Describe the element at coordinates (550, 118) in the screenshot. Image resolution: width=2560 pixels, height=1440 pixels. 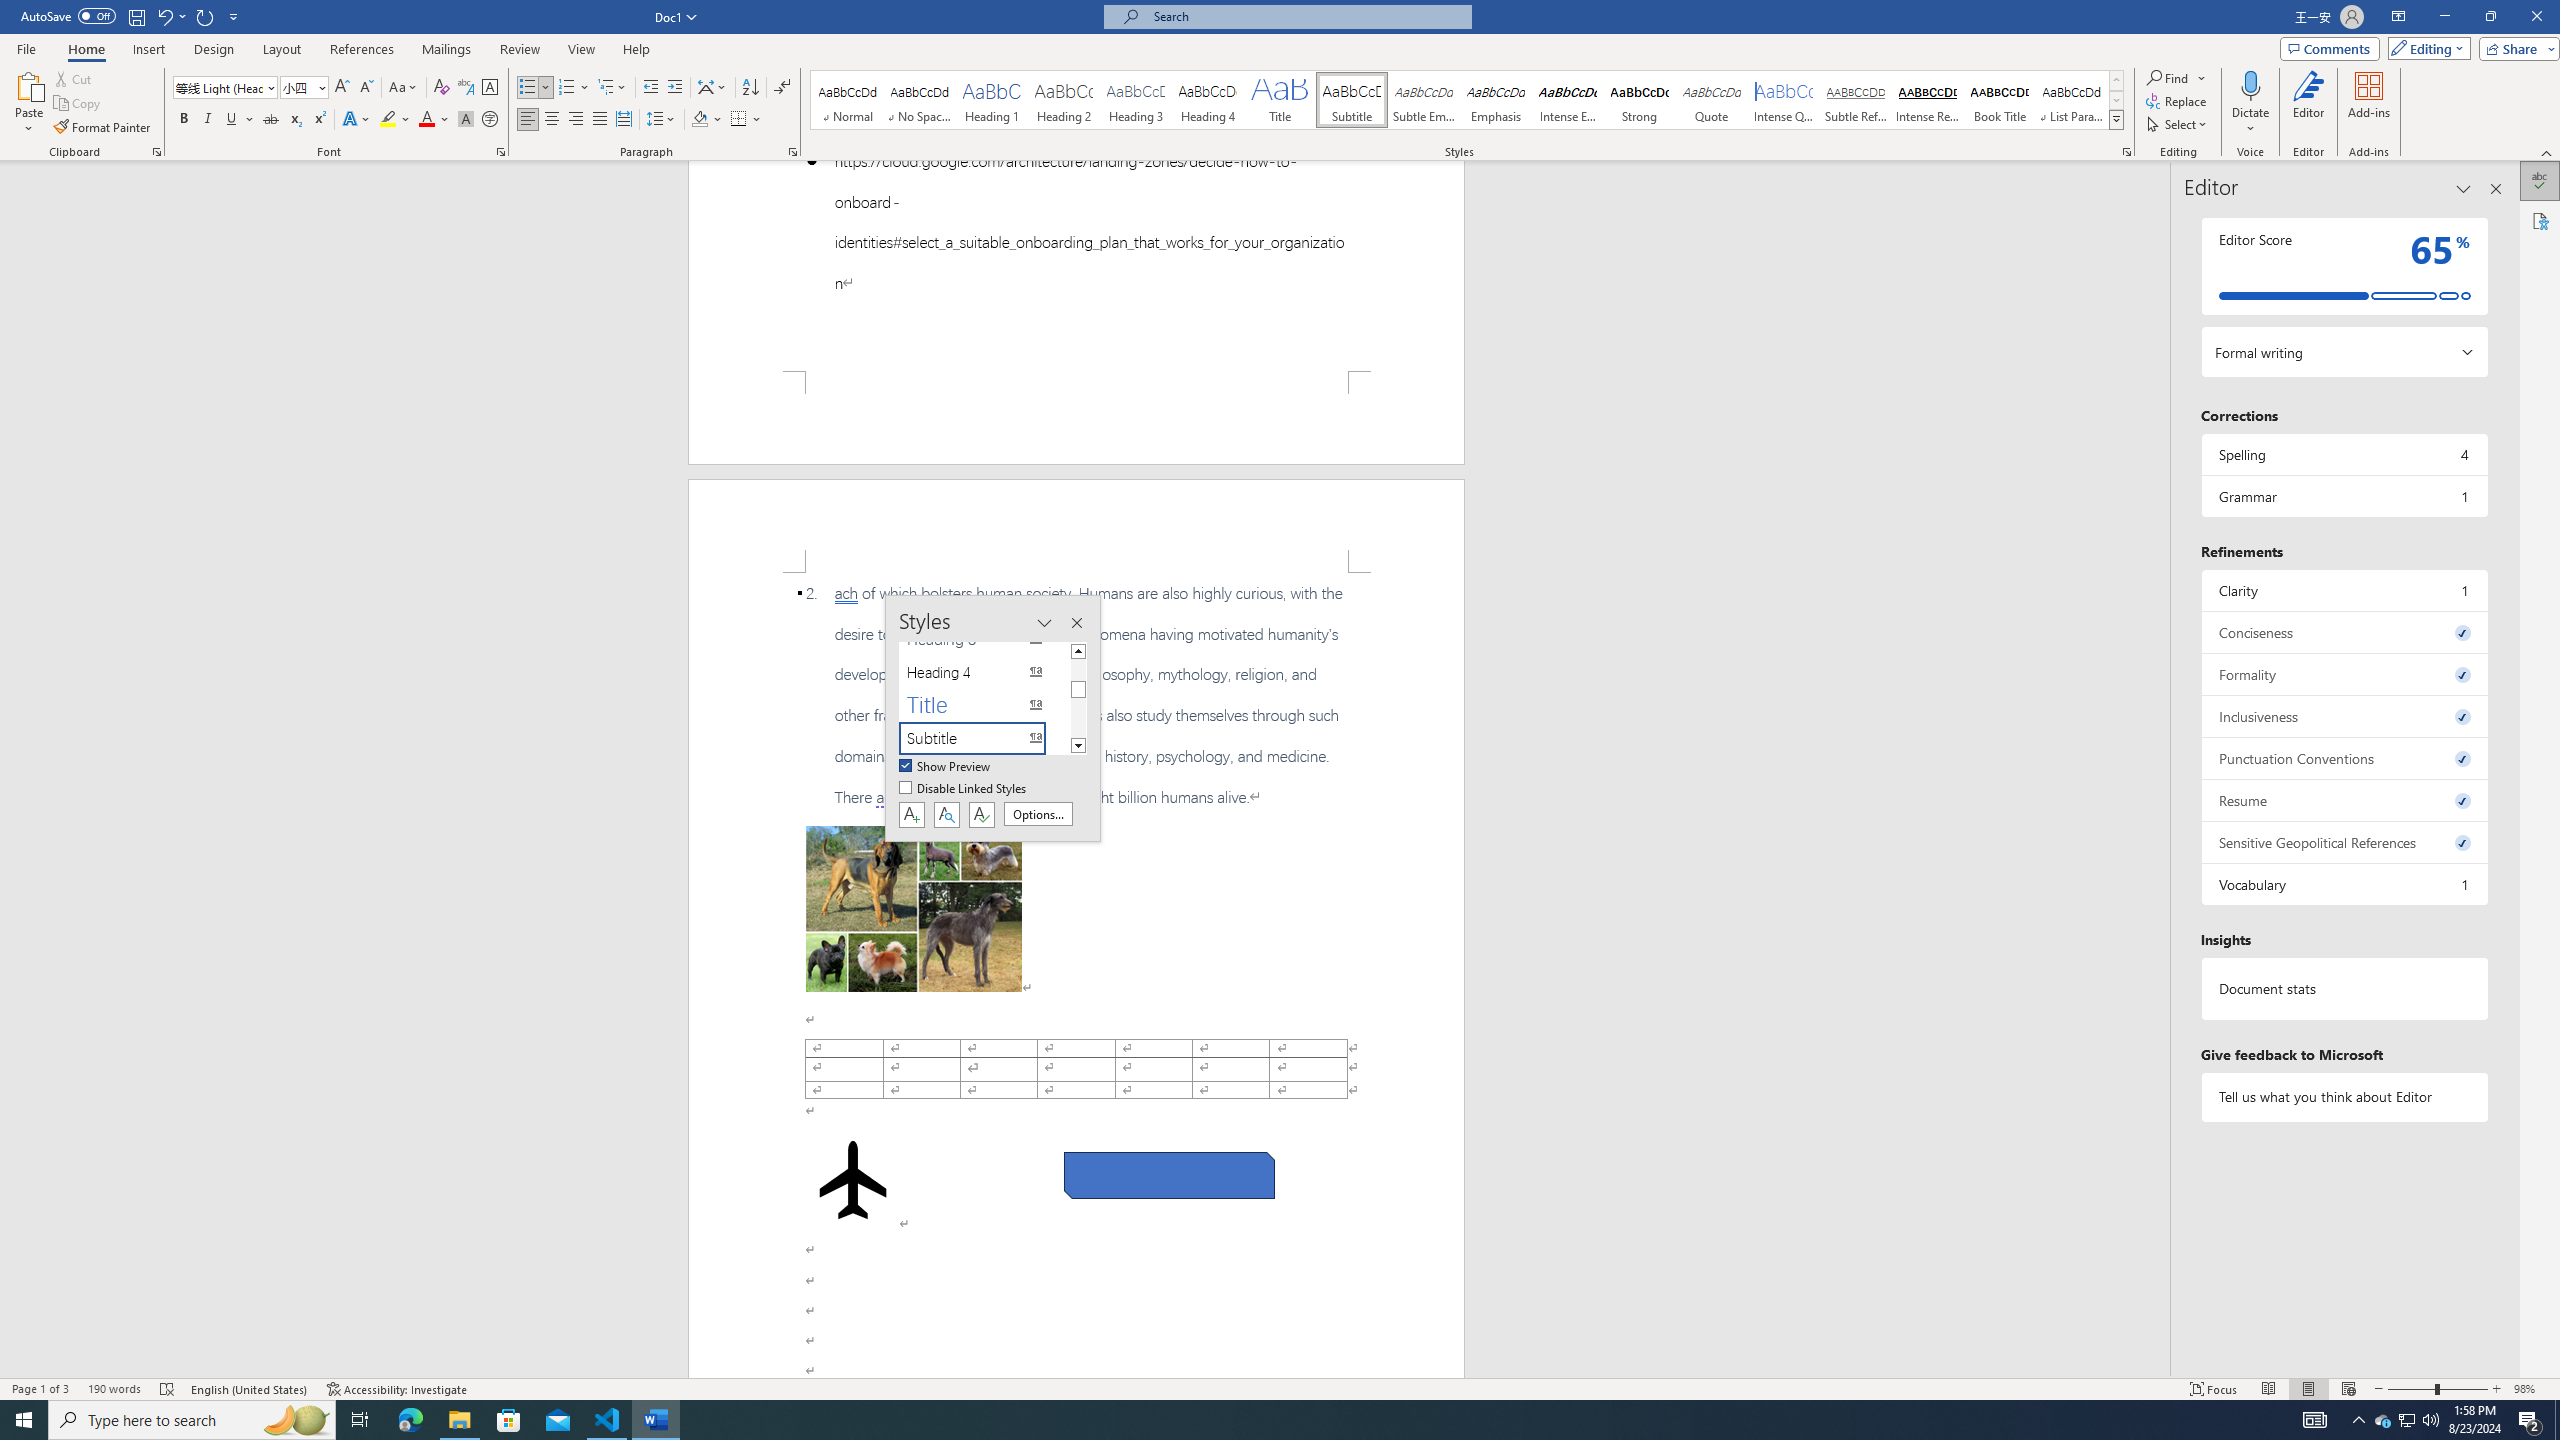
I see `'Center'` at that location.